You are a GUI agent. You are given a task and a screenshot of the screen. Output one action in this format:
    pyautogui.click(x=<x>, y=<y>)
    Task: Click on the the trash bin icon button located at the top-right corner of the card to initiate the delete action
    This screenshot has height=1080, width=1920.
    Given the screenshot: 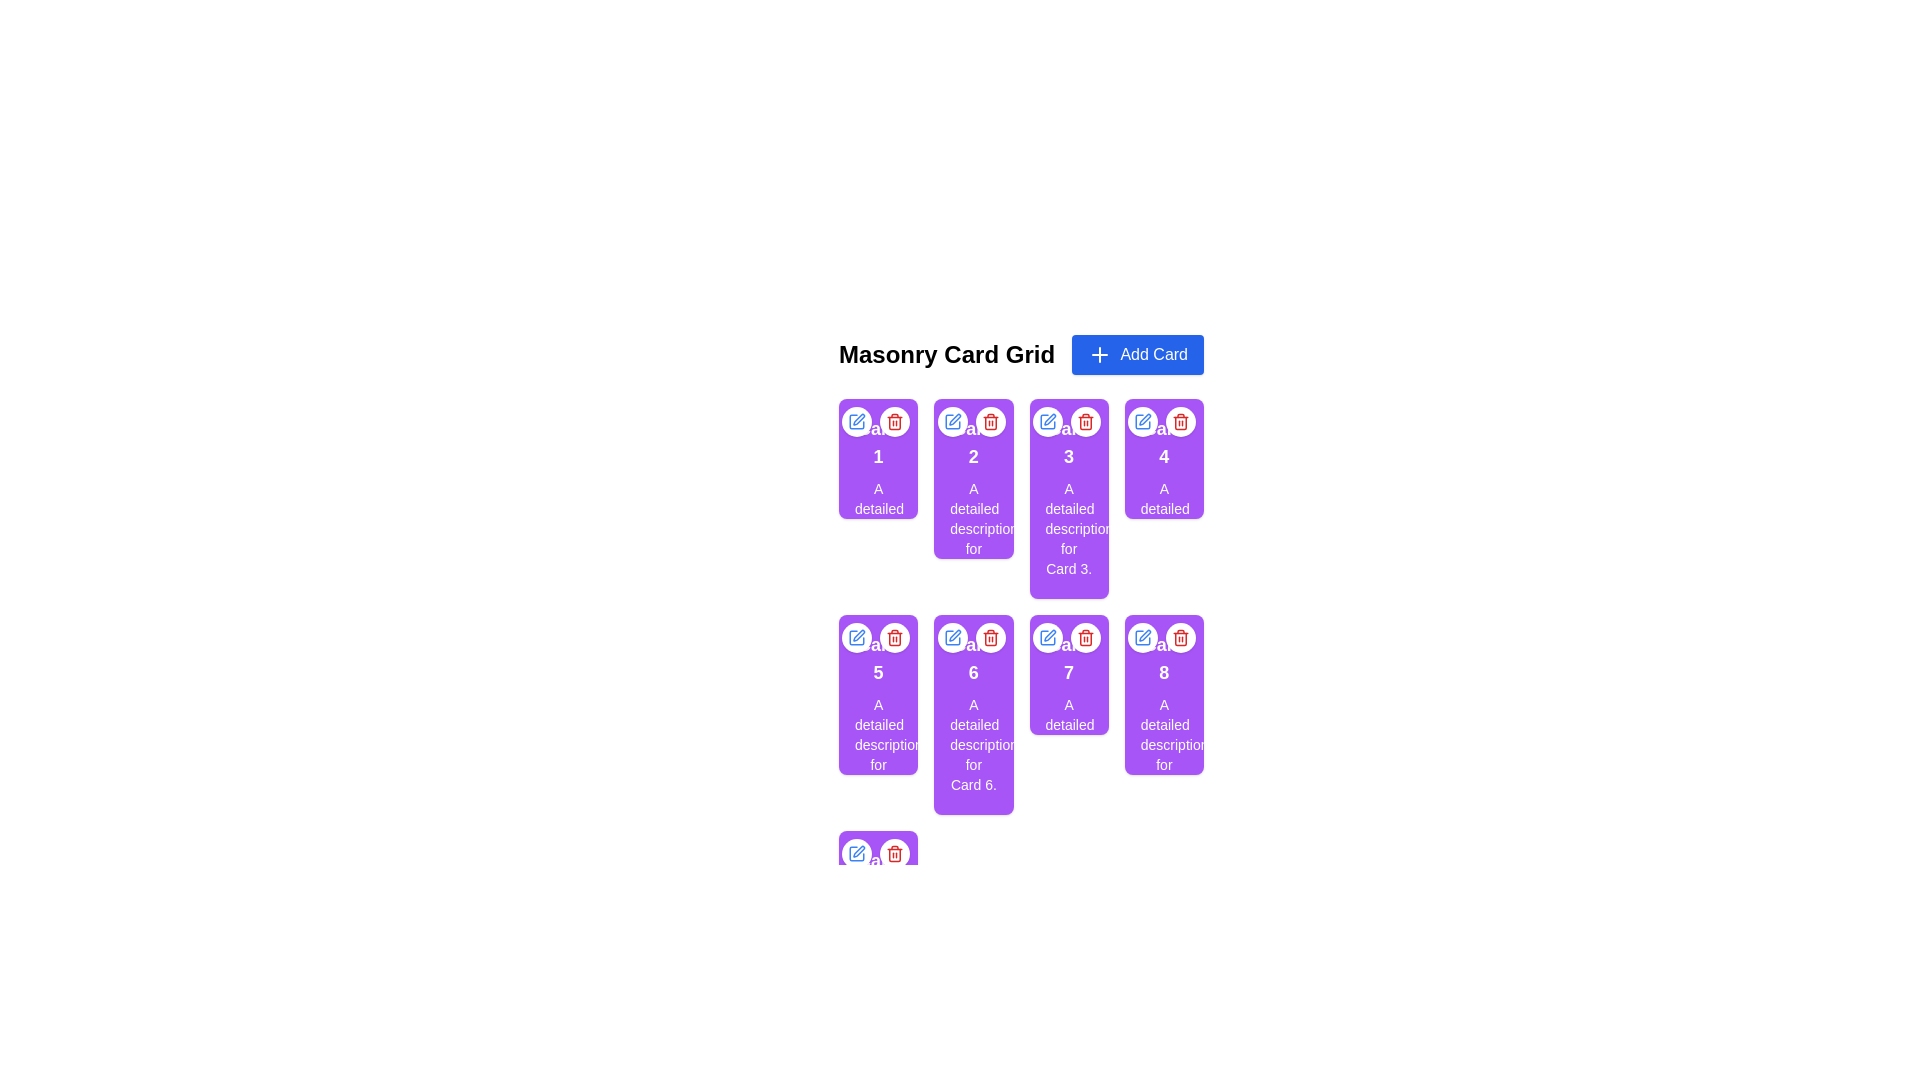 What is the action you would take?
    pyautogui.click(x=990, y=637)
    